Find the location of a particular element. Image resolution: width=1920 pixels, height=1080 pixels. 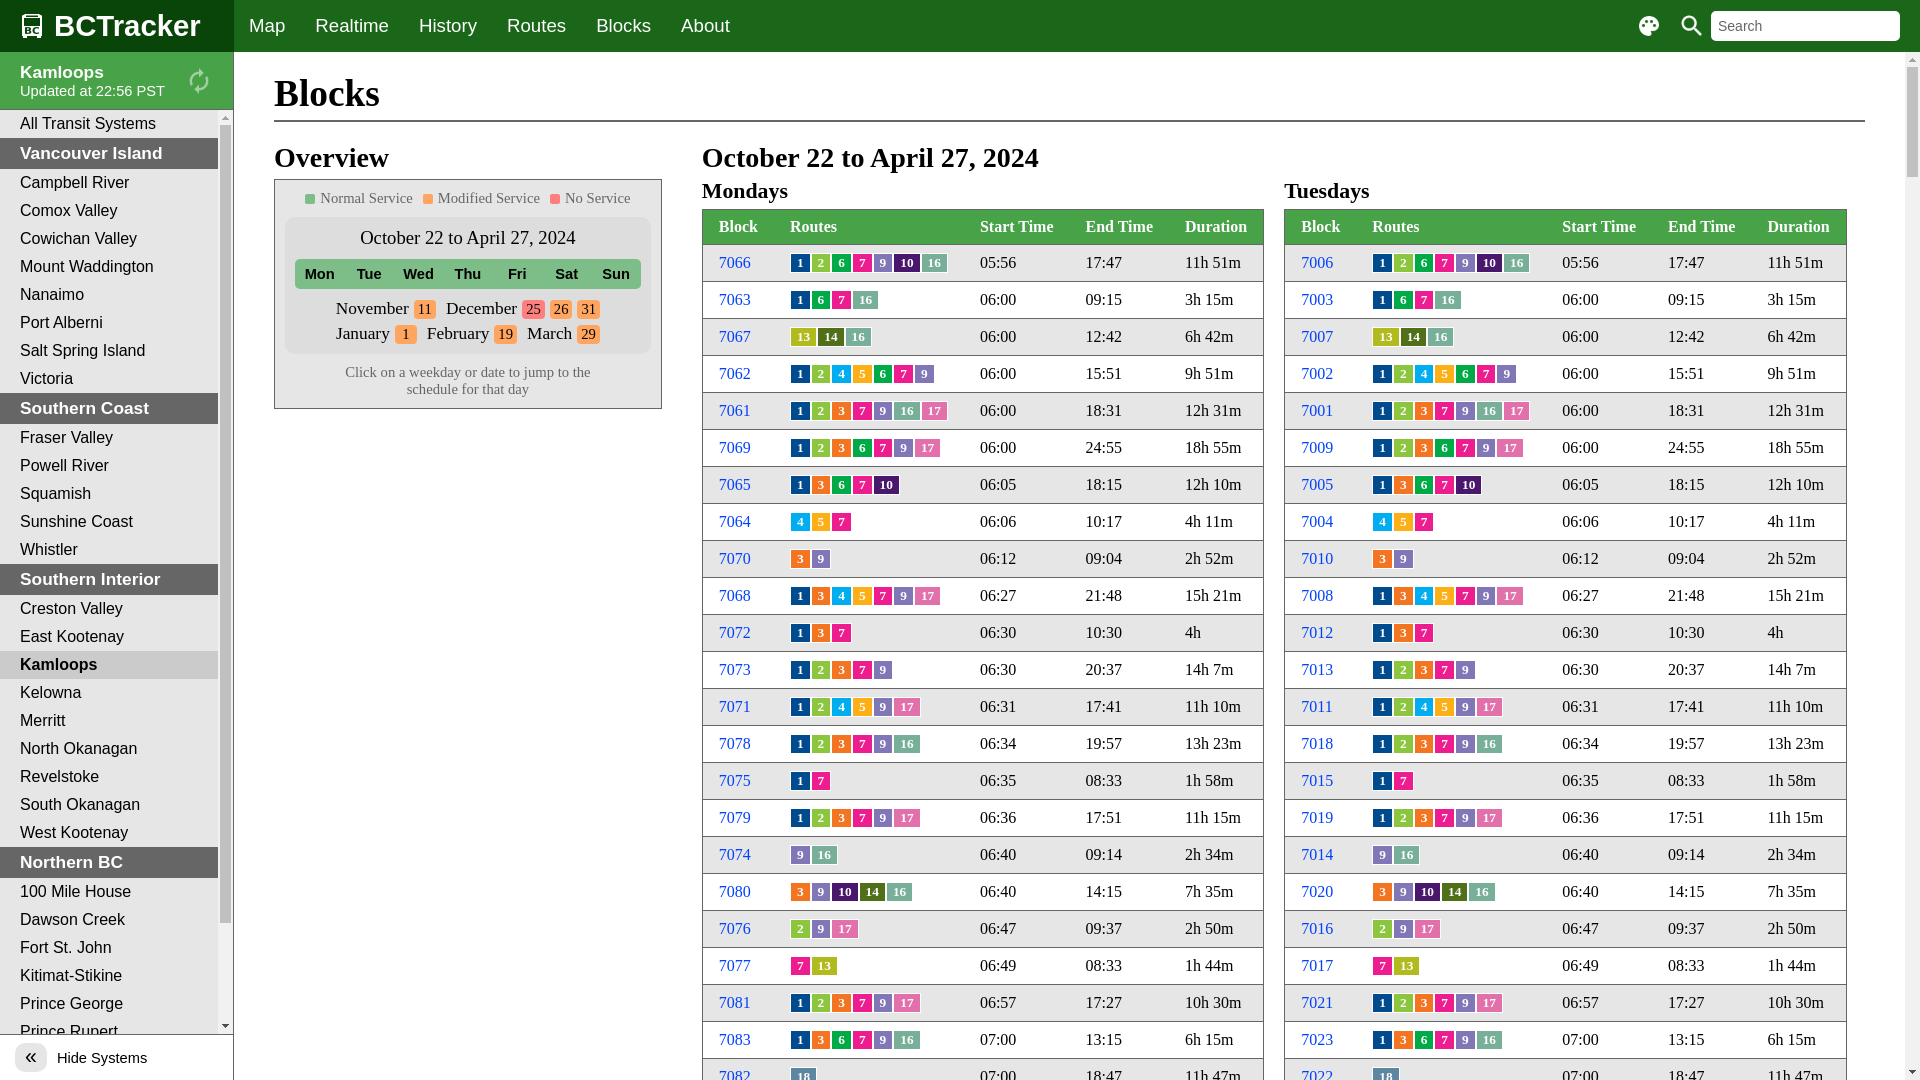

'Comox Valley' is located at coordinates (108, 211).